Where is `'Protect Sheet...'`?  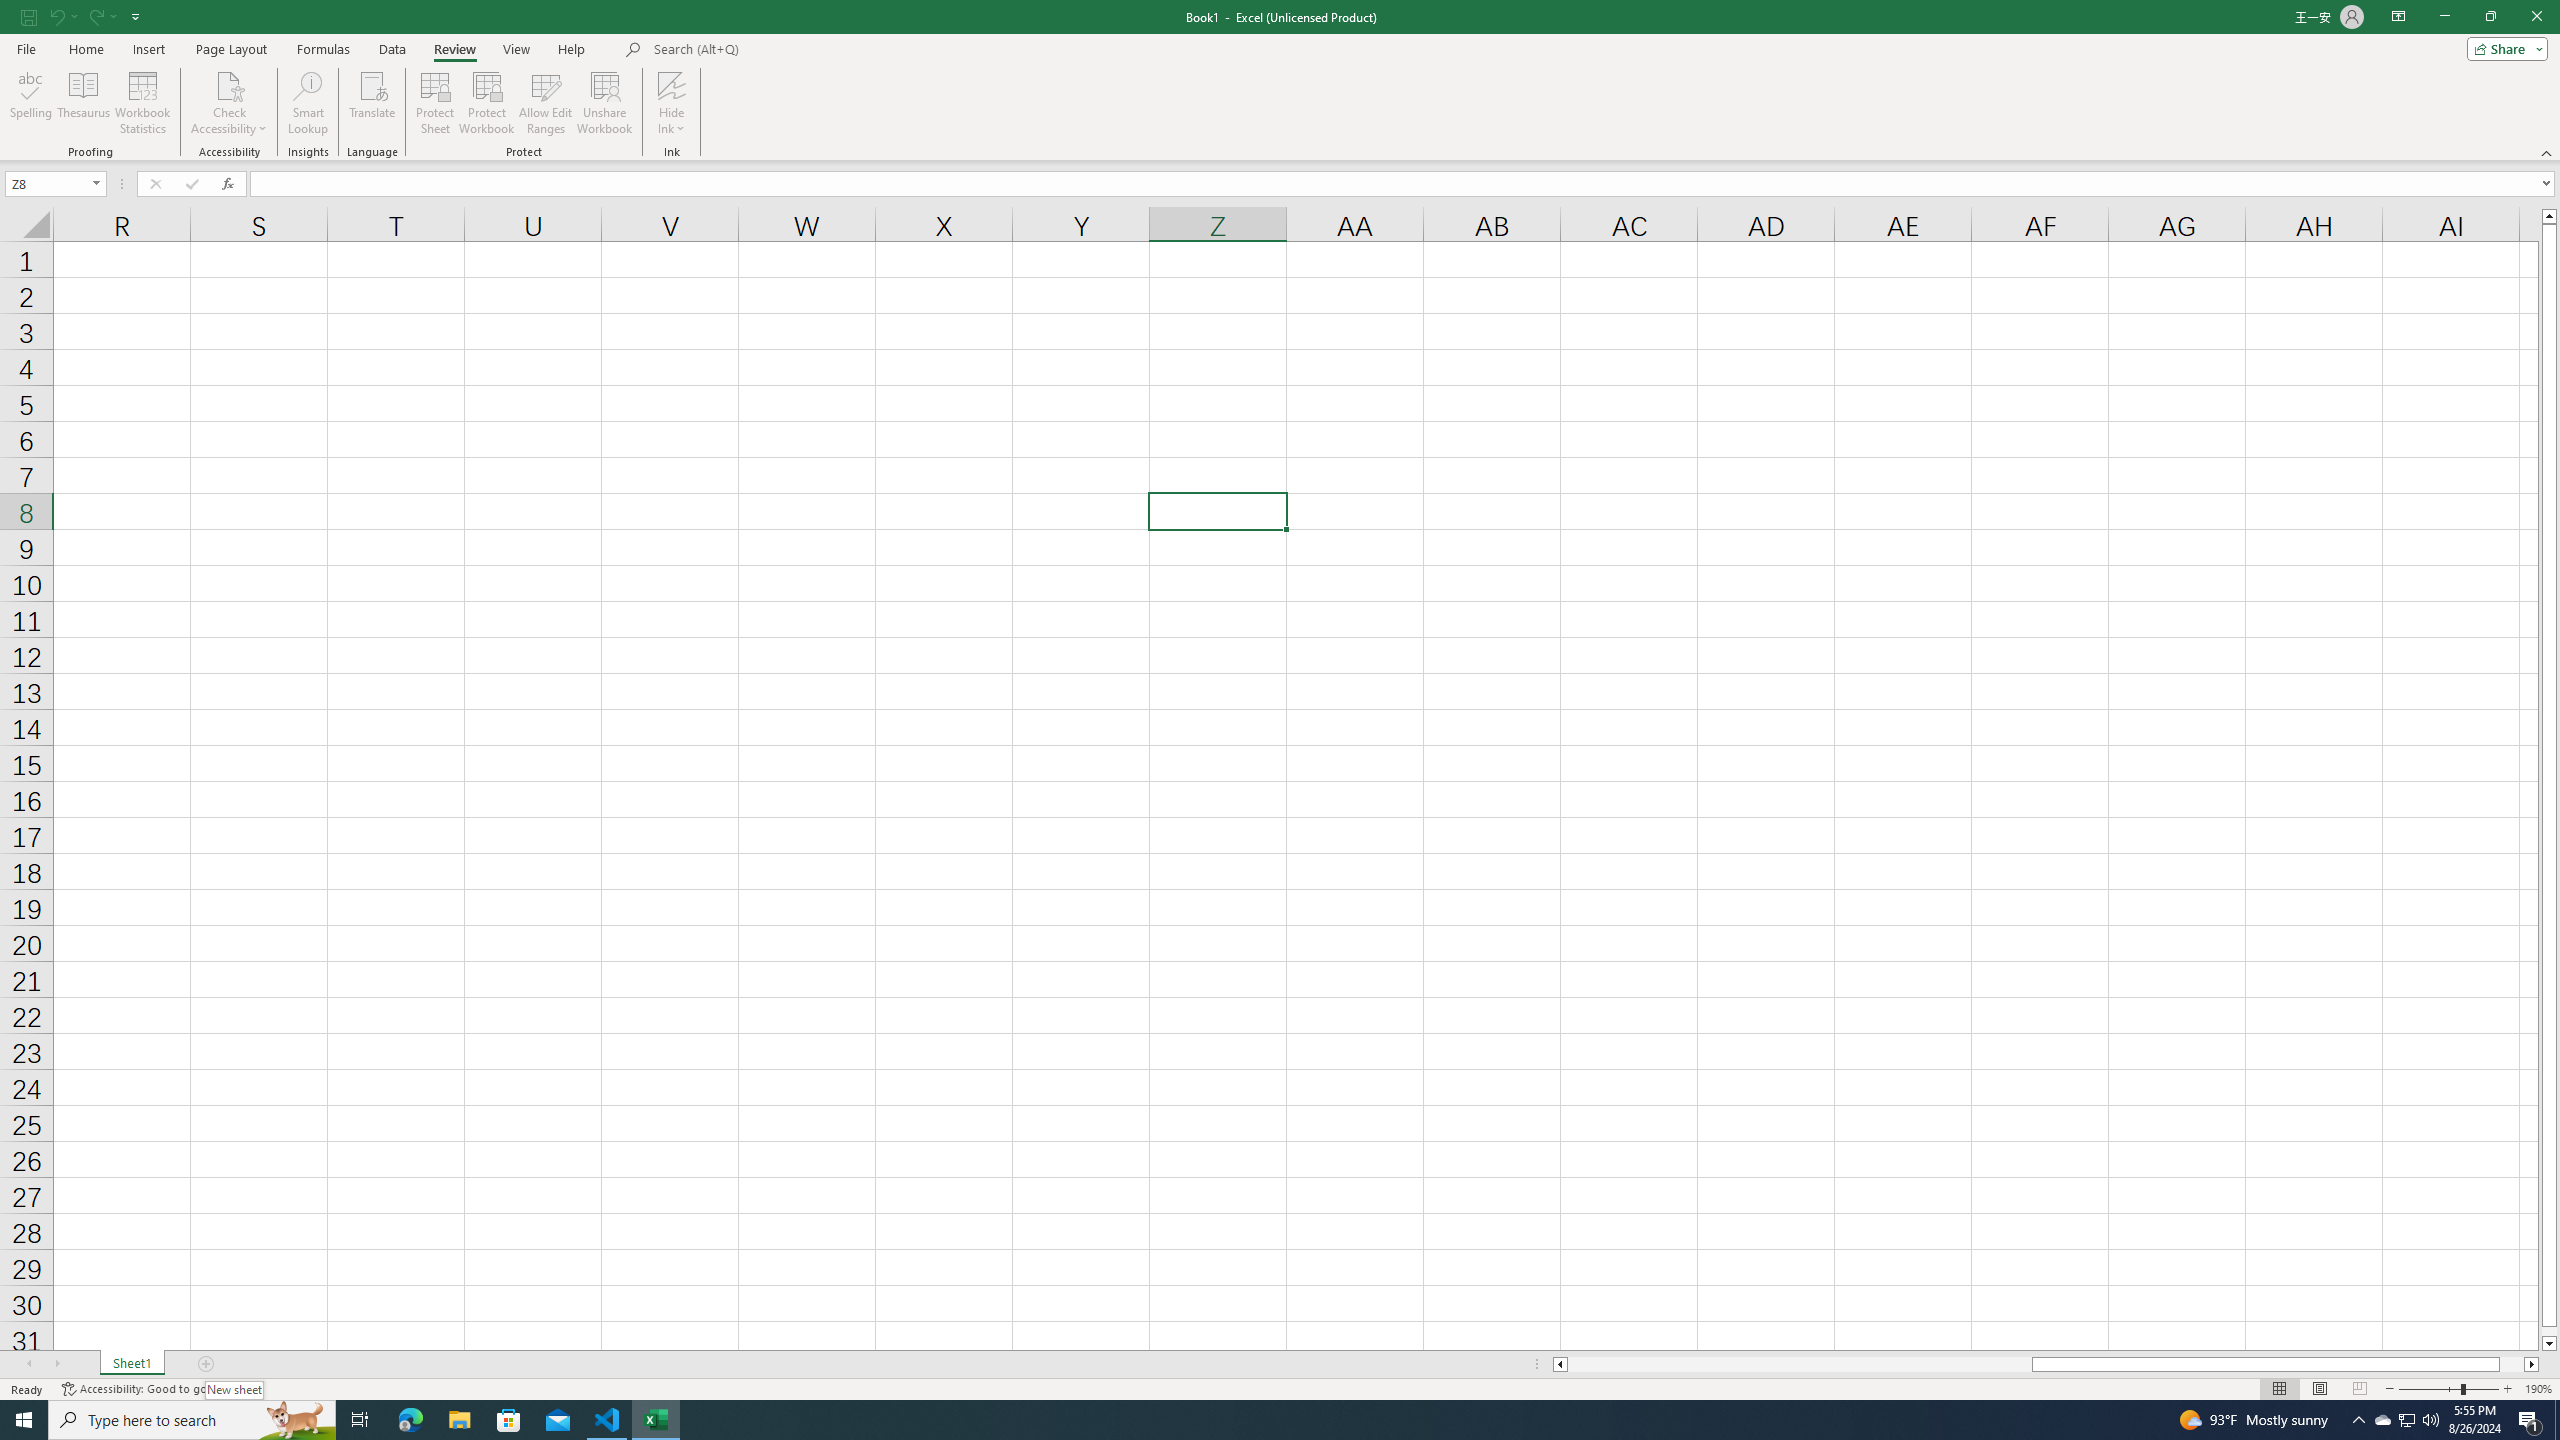 'Protect Sheet...' is located at coordinates (436, 103).